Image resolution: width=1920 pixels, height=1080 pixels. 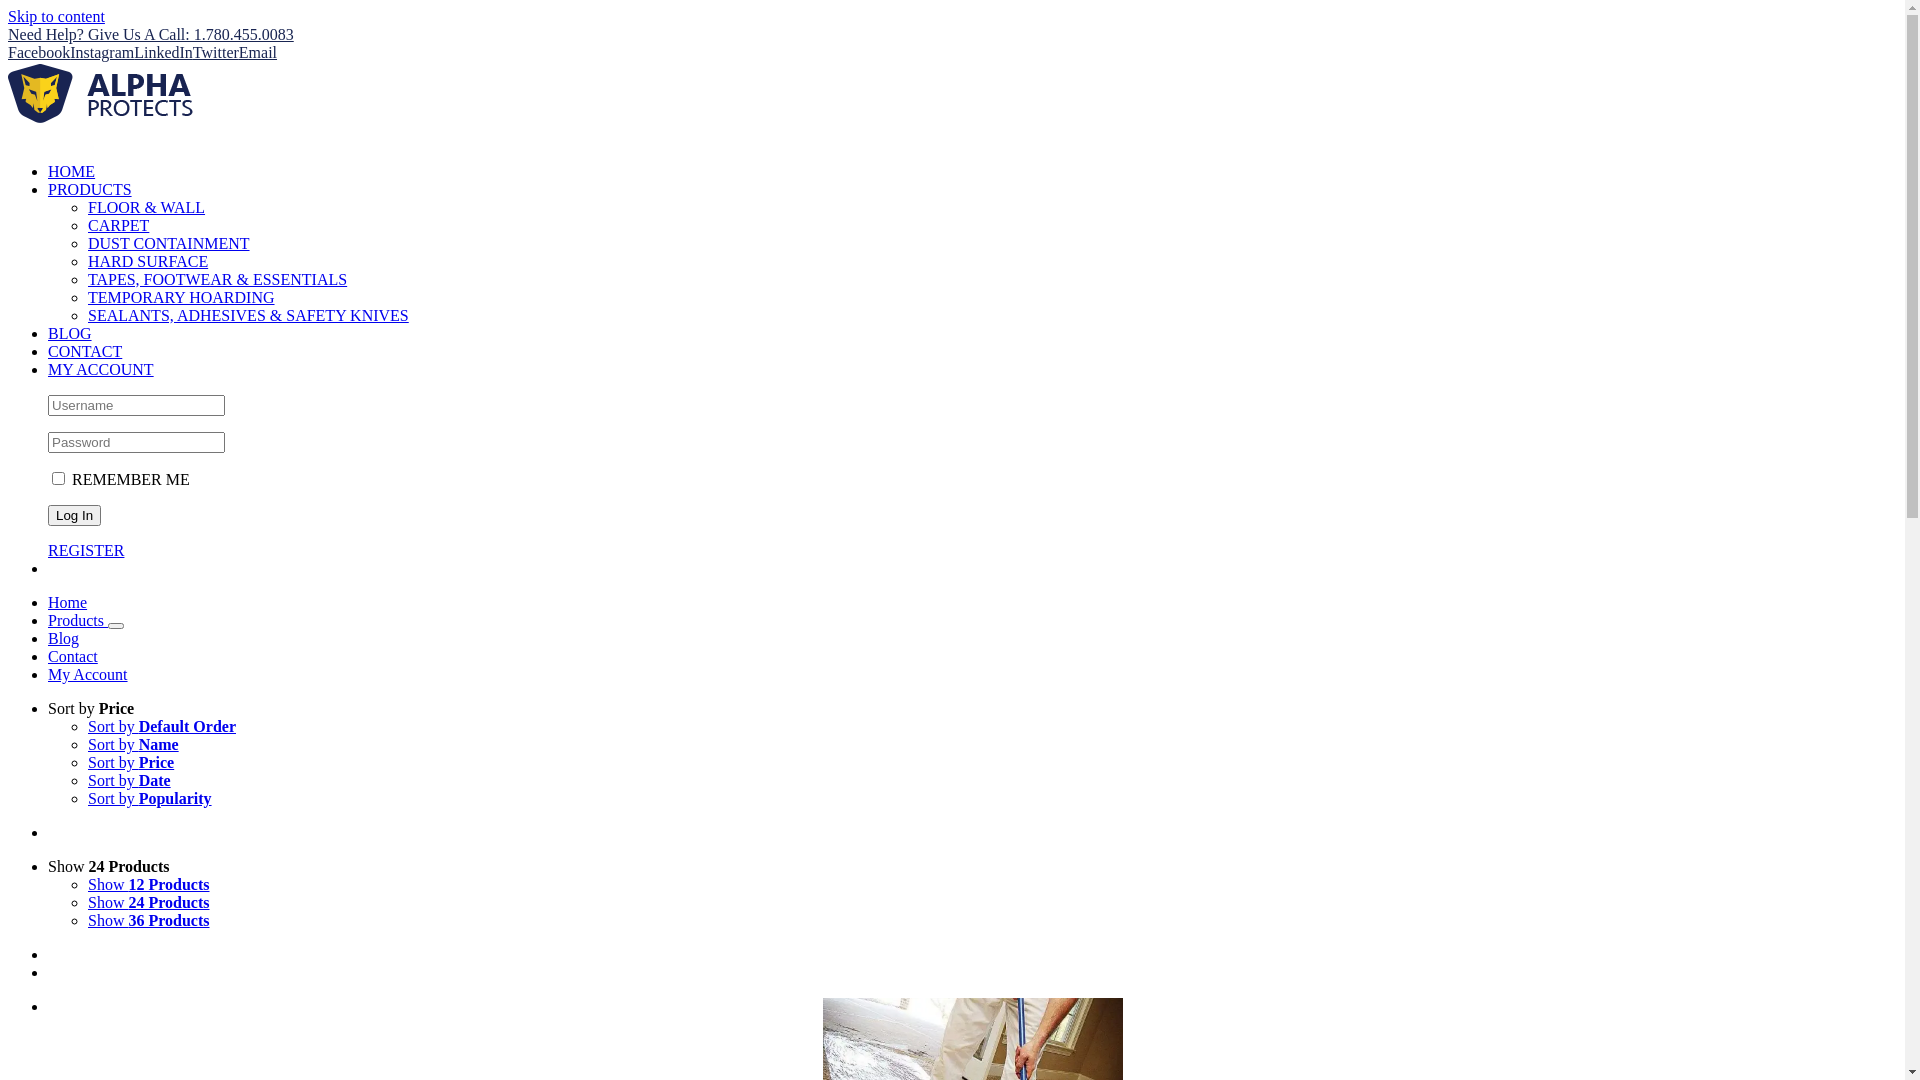 What do you see at coordinates (145, 207) in the screenshot?
I see `'FLOOR & WALL'` at bounding box center [145, 207].